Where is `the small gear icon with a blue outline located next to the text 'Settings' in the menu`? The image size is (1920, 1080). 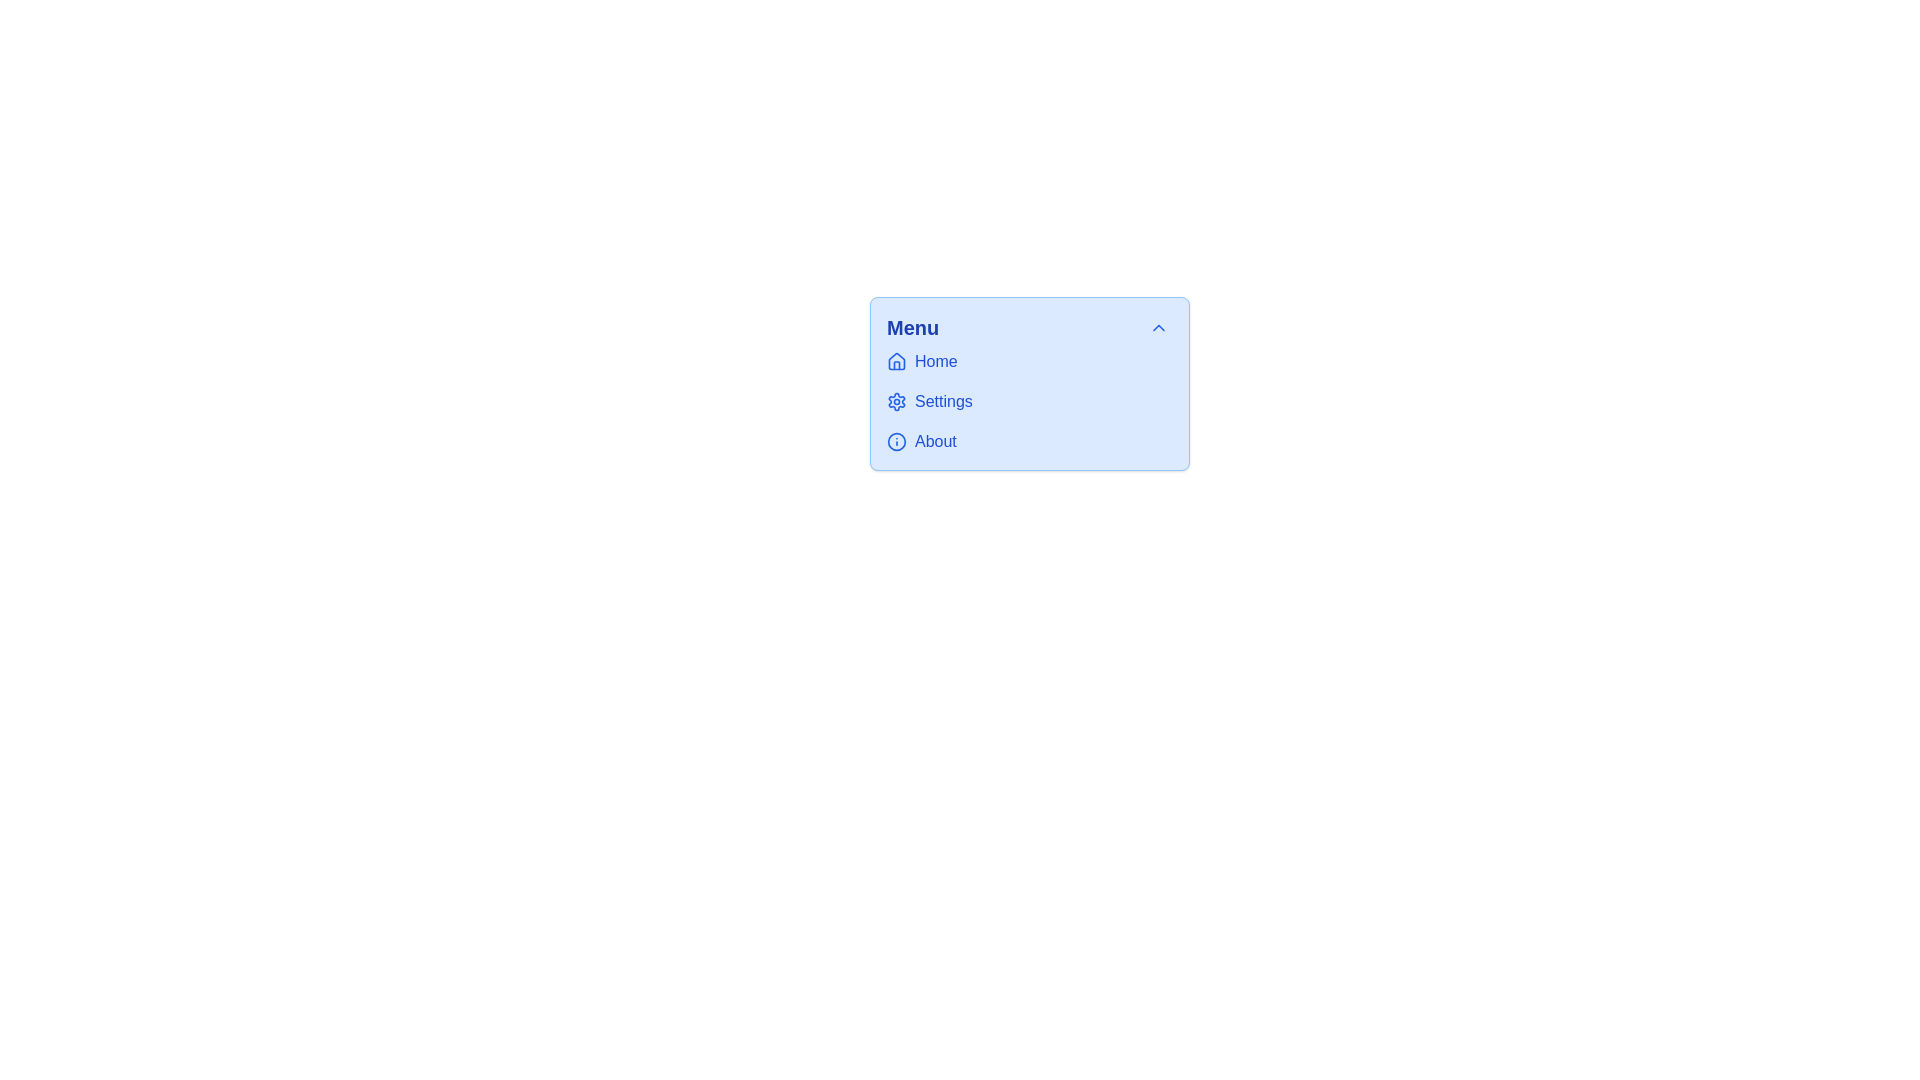
the small gear icon with a blue outline located next to the text 'Settings' in the menu is located at coordinates (896, 401).